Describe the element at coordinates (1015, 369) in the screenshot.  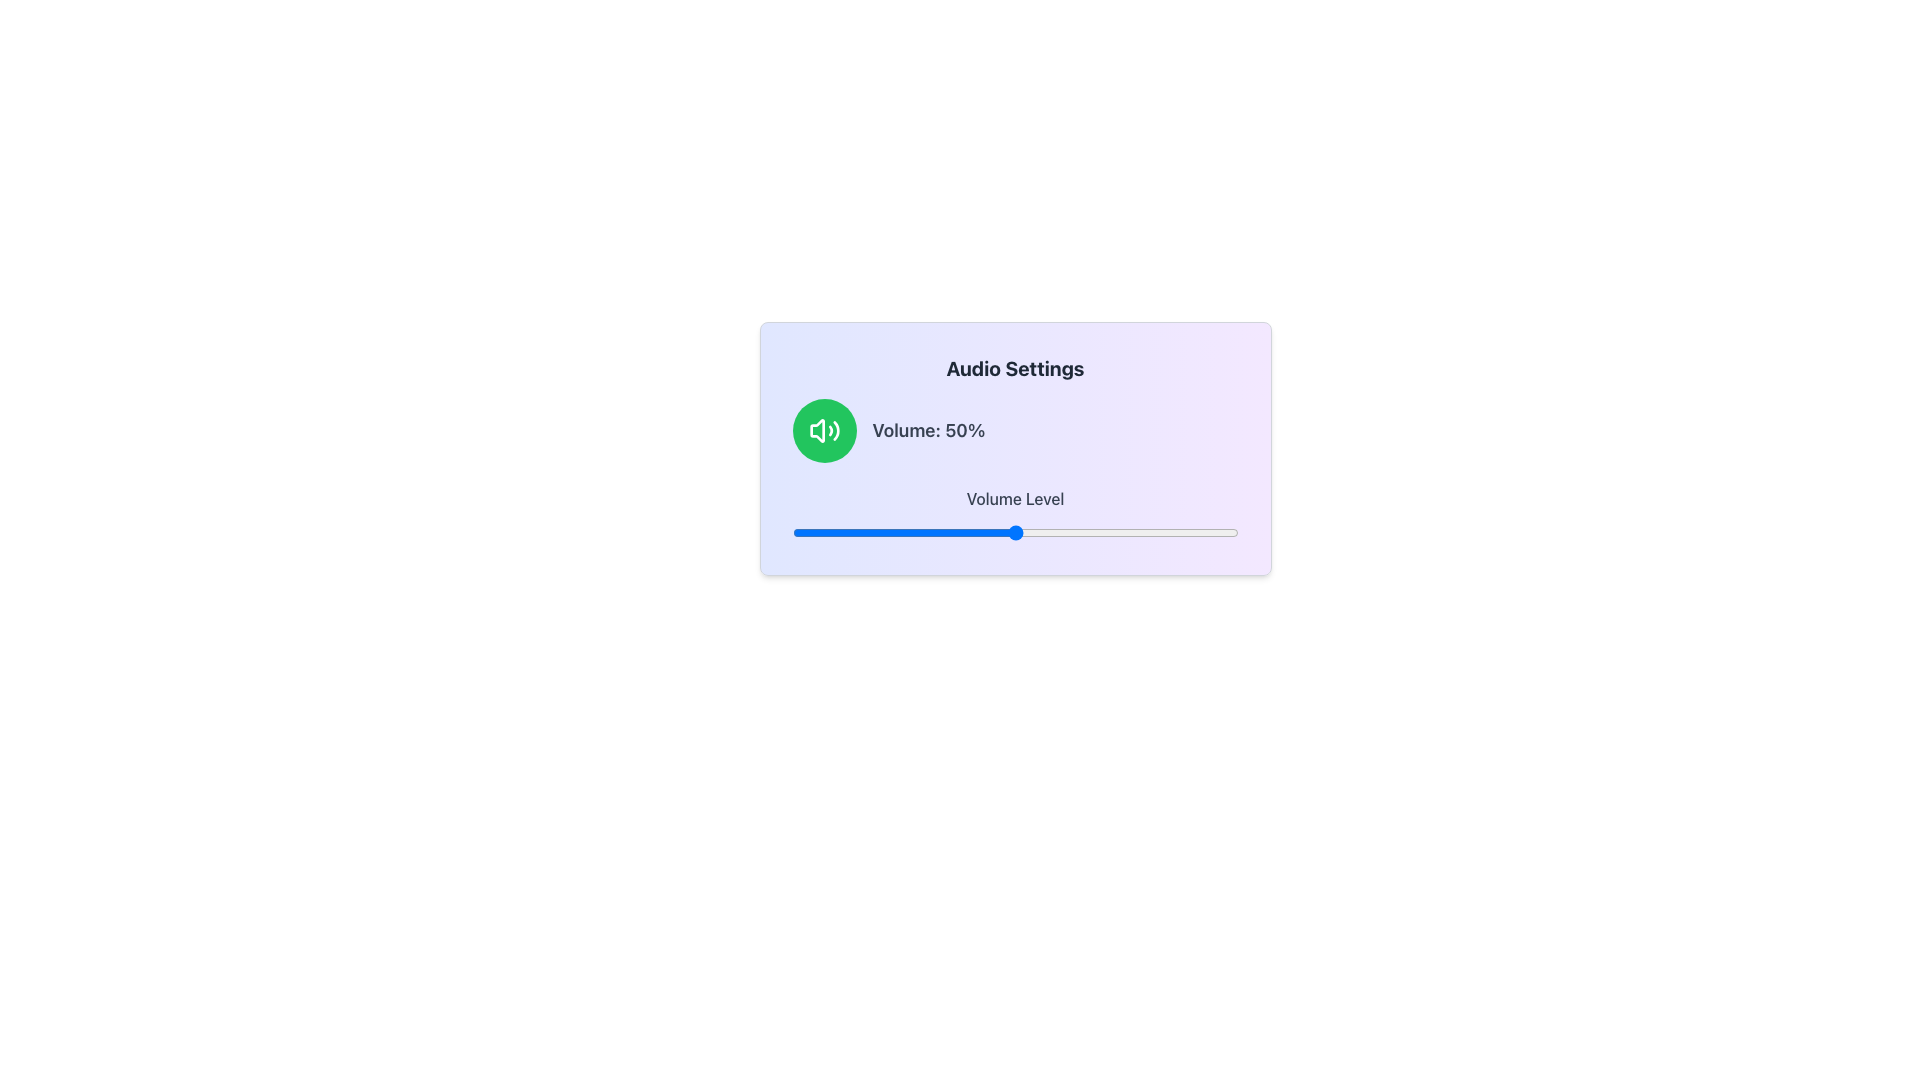
I see `the bold, extra-large text label reading 'Audio Settings' which is positioned in the top-center of the light purple gradient card interface` at that location.